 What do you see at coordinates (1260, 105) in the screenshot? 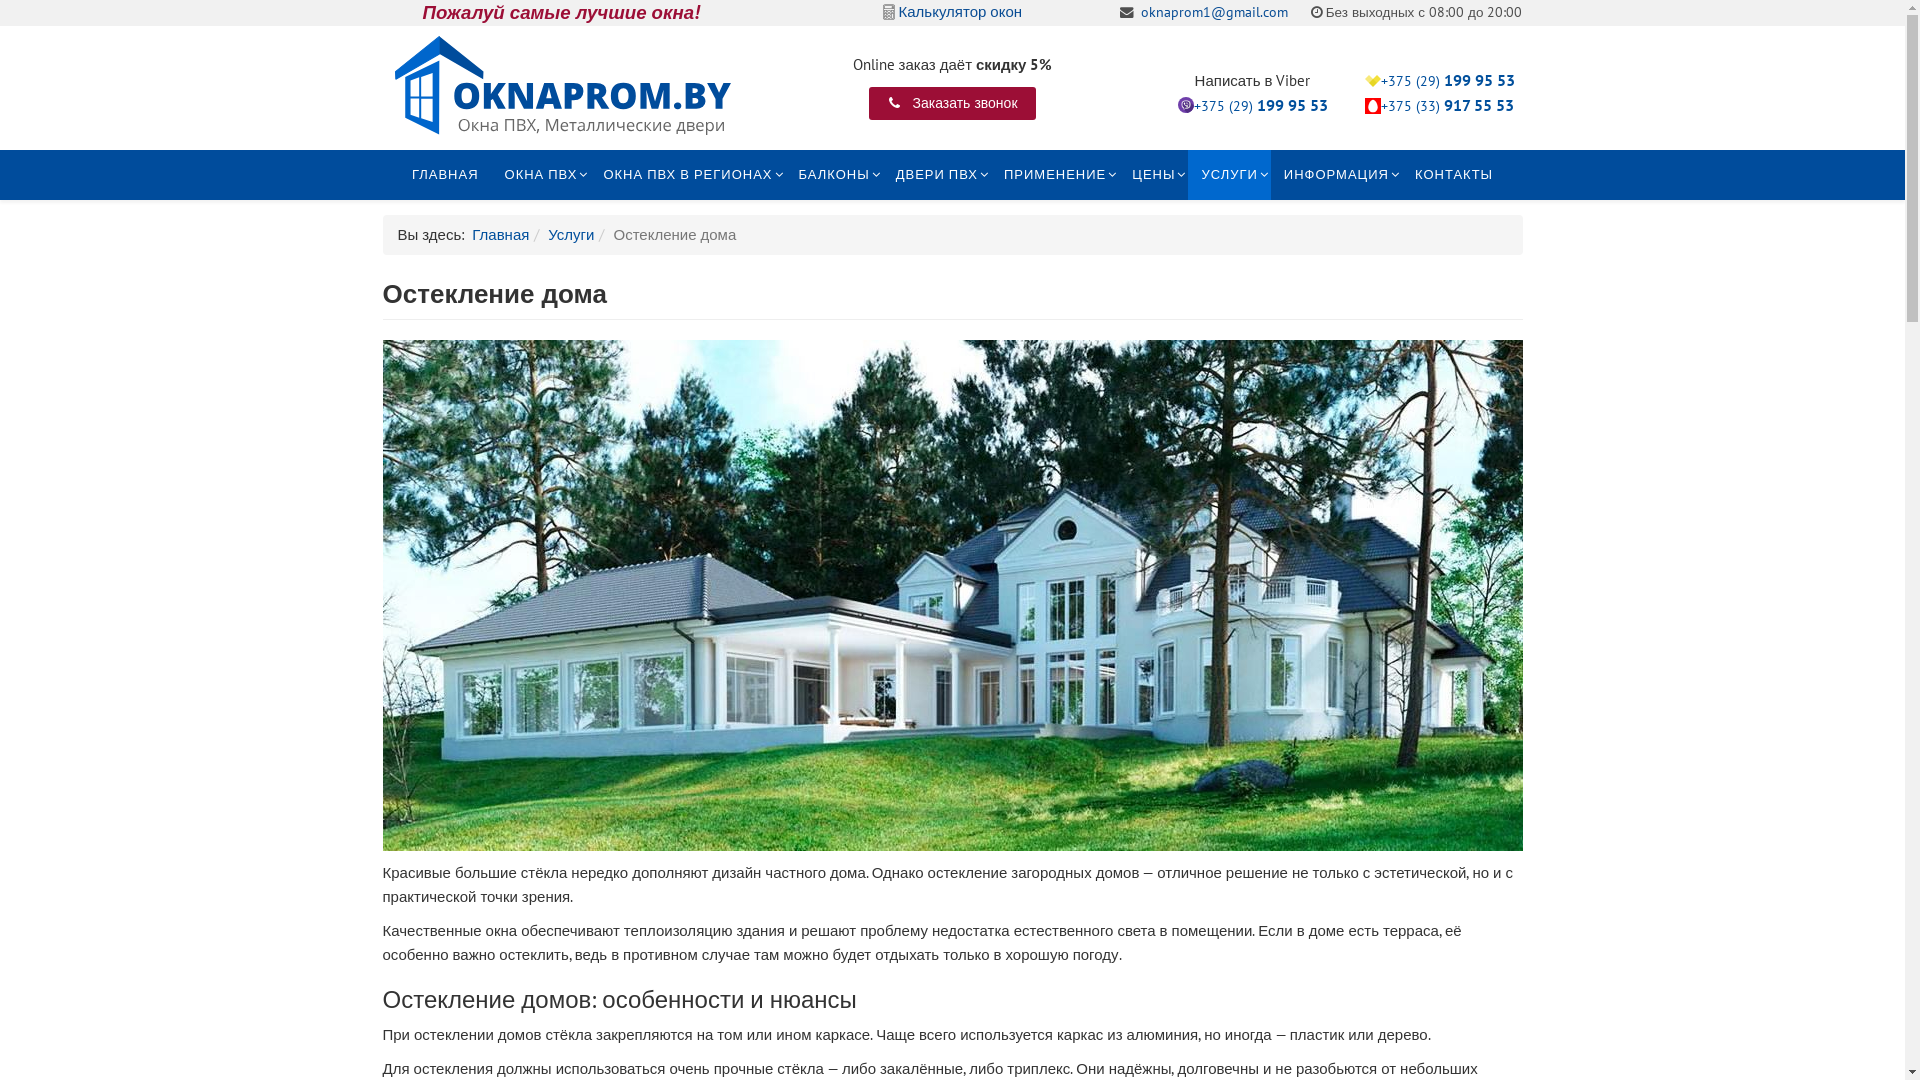
I see `'+375 (29) 199 95 53'` at bounding box center [1260, 105].